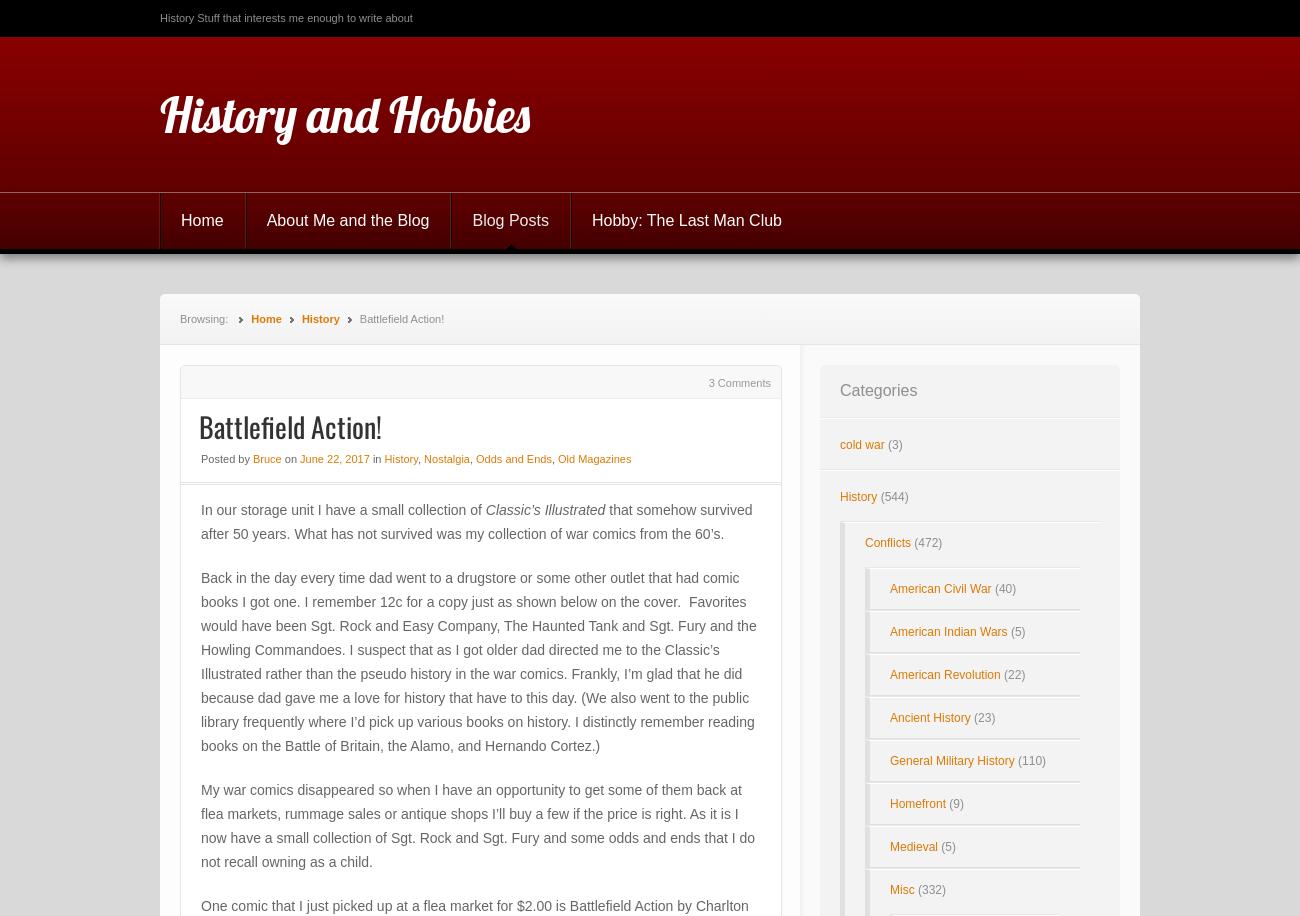 The width and height of the screenshot is (1300, 916). Describe the element at coordinates (475, 521) in the screenshot. I see `'that somehow survived after 50 years. What has not survived was my collection of war comics from the 60’s.'` at that location.